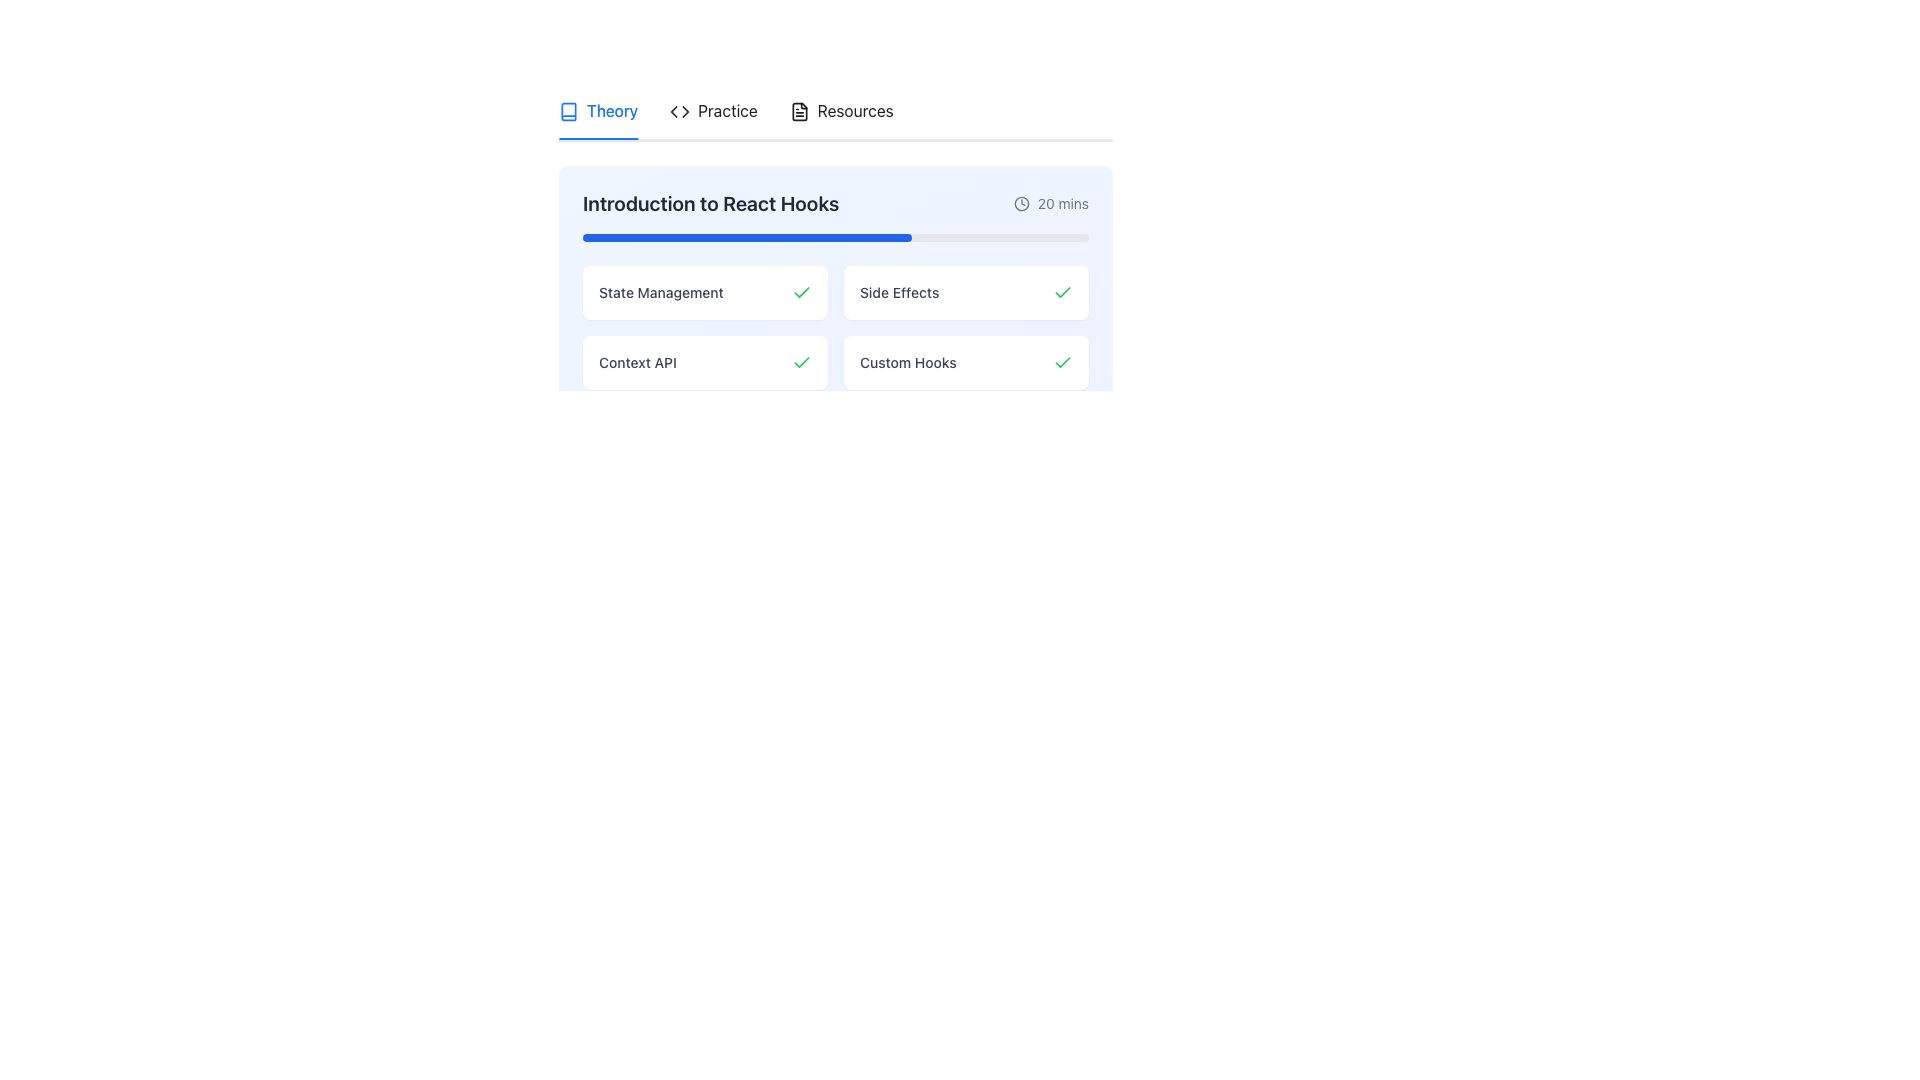 This screenshot has height=1080, width=1920. Describe the element at coordinates (680, 111) in the screenshot. I see `the coding-related icon in the top navigation bar` at that location.